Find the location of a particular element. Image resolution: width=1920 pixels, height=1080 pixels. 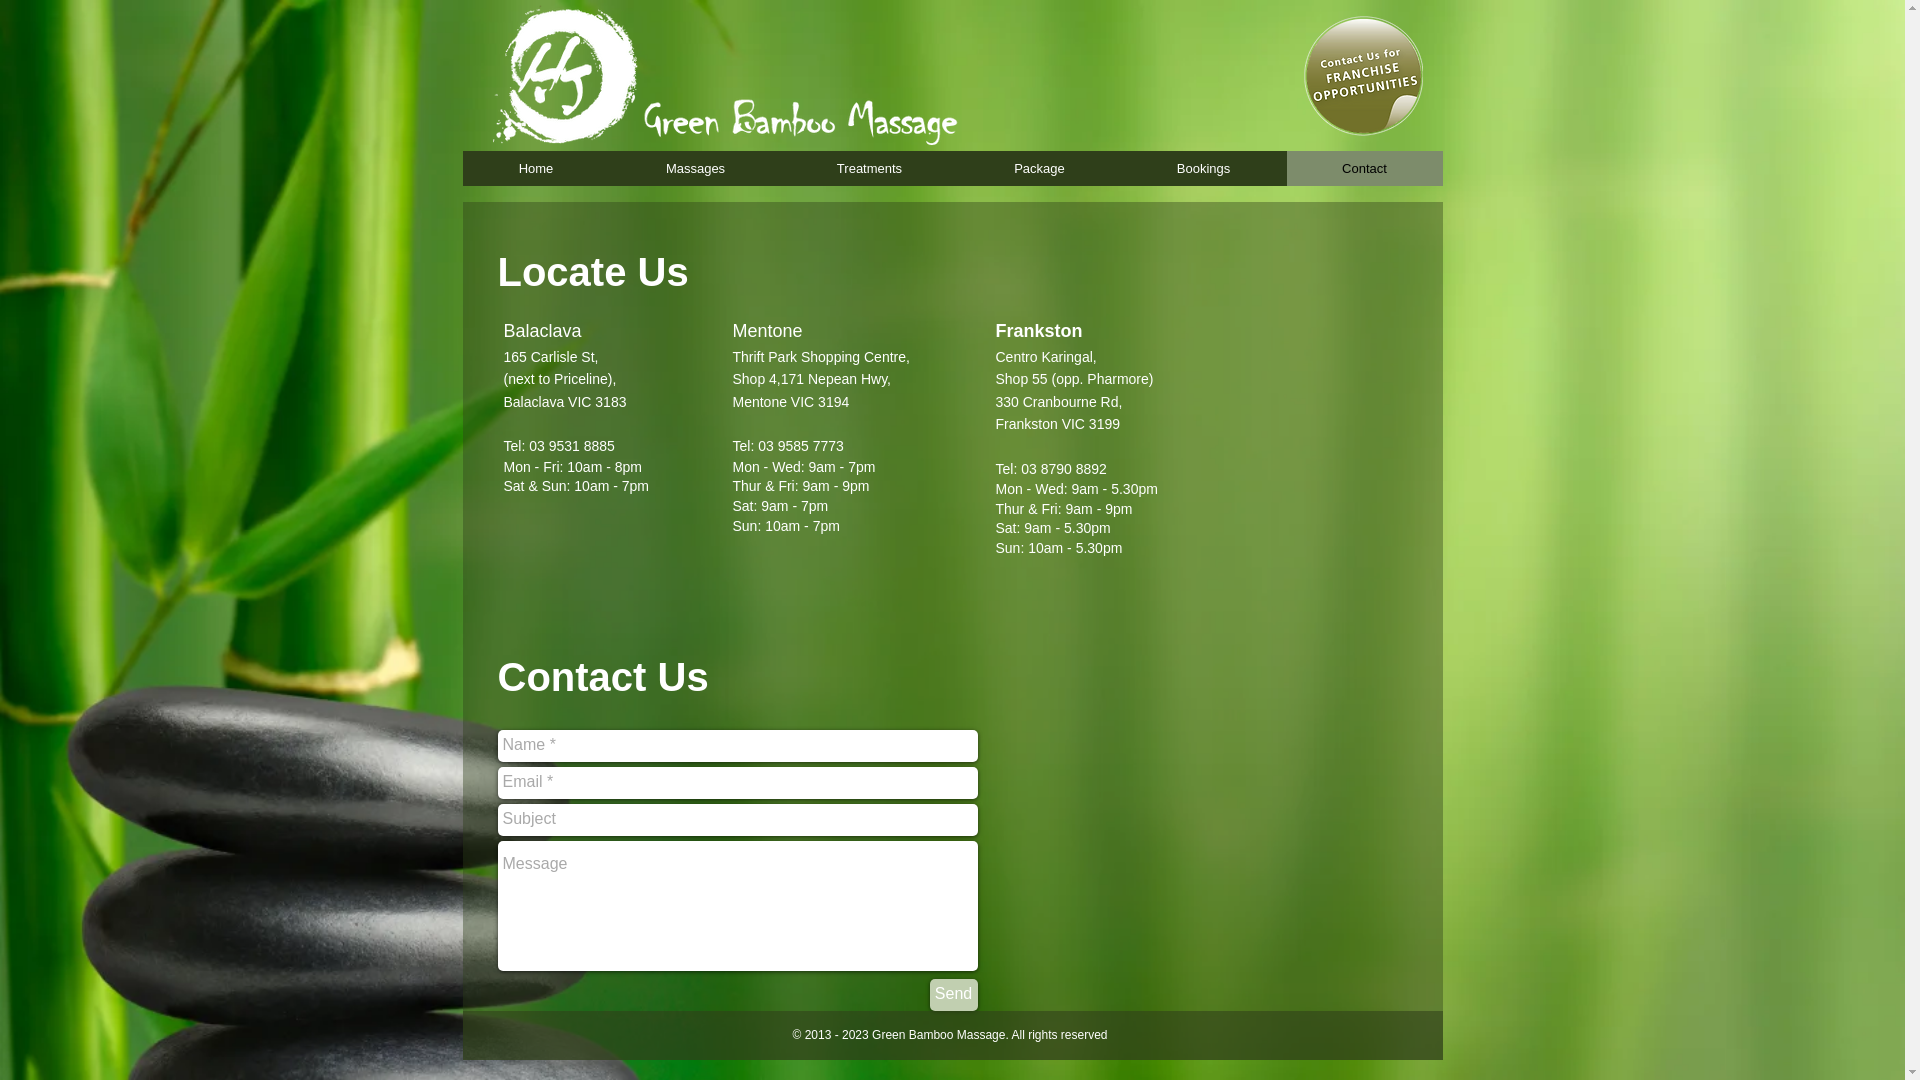

'icon.png' is located at coordinates (1361, 75).